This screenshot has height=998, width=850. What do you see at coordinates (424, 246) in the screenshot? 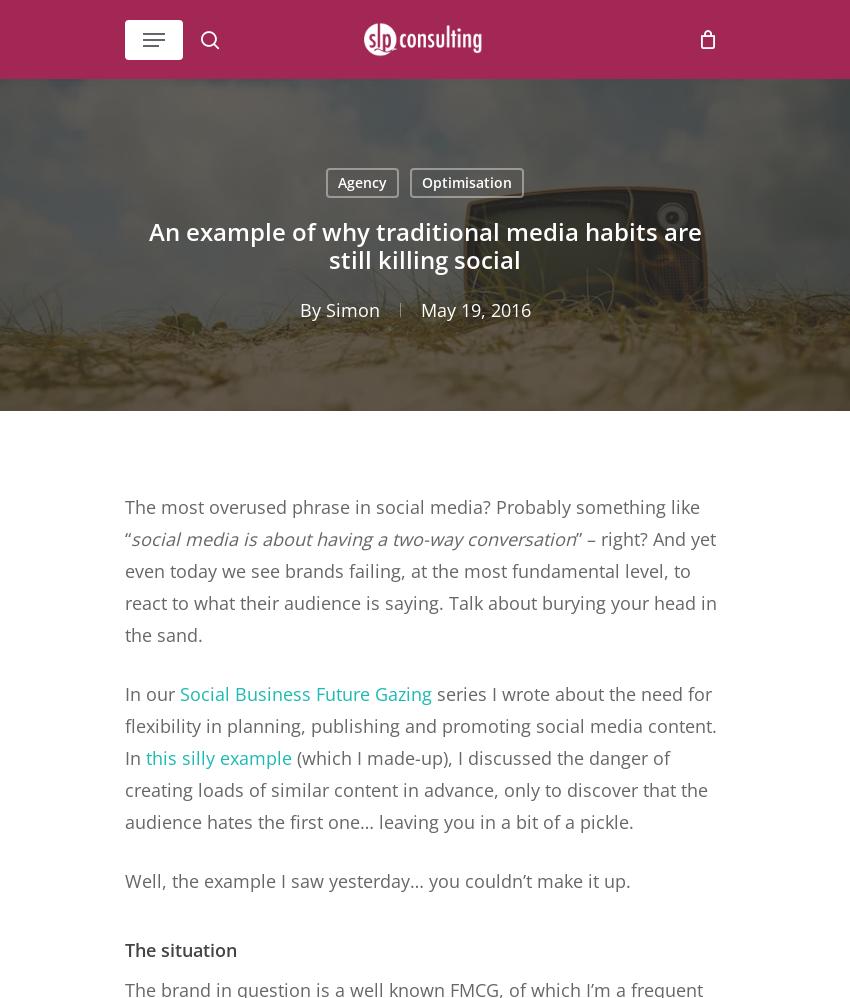
I see `'An example of why traditional media habits are still killing social'` at bounding box center [424, 246].